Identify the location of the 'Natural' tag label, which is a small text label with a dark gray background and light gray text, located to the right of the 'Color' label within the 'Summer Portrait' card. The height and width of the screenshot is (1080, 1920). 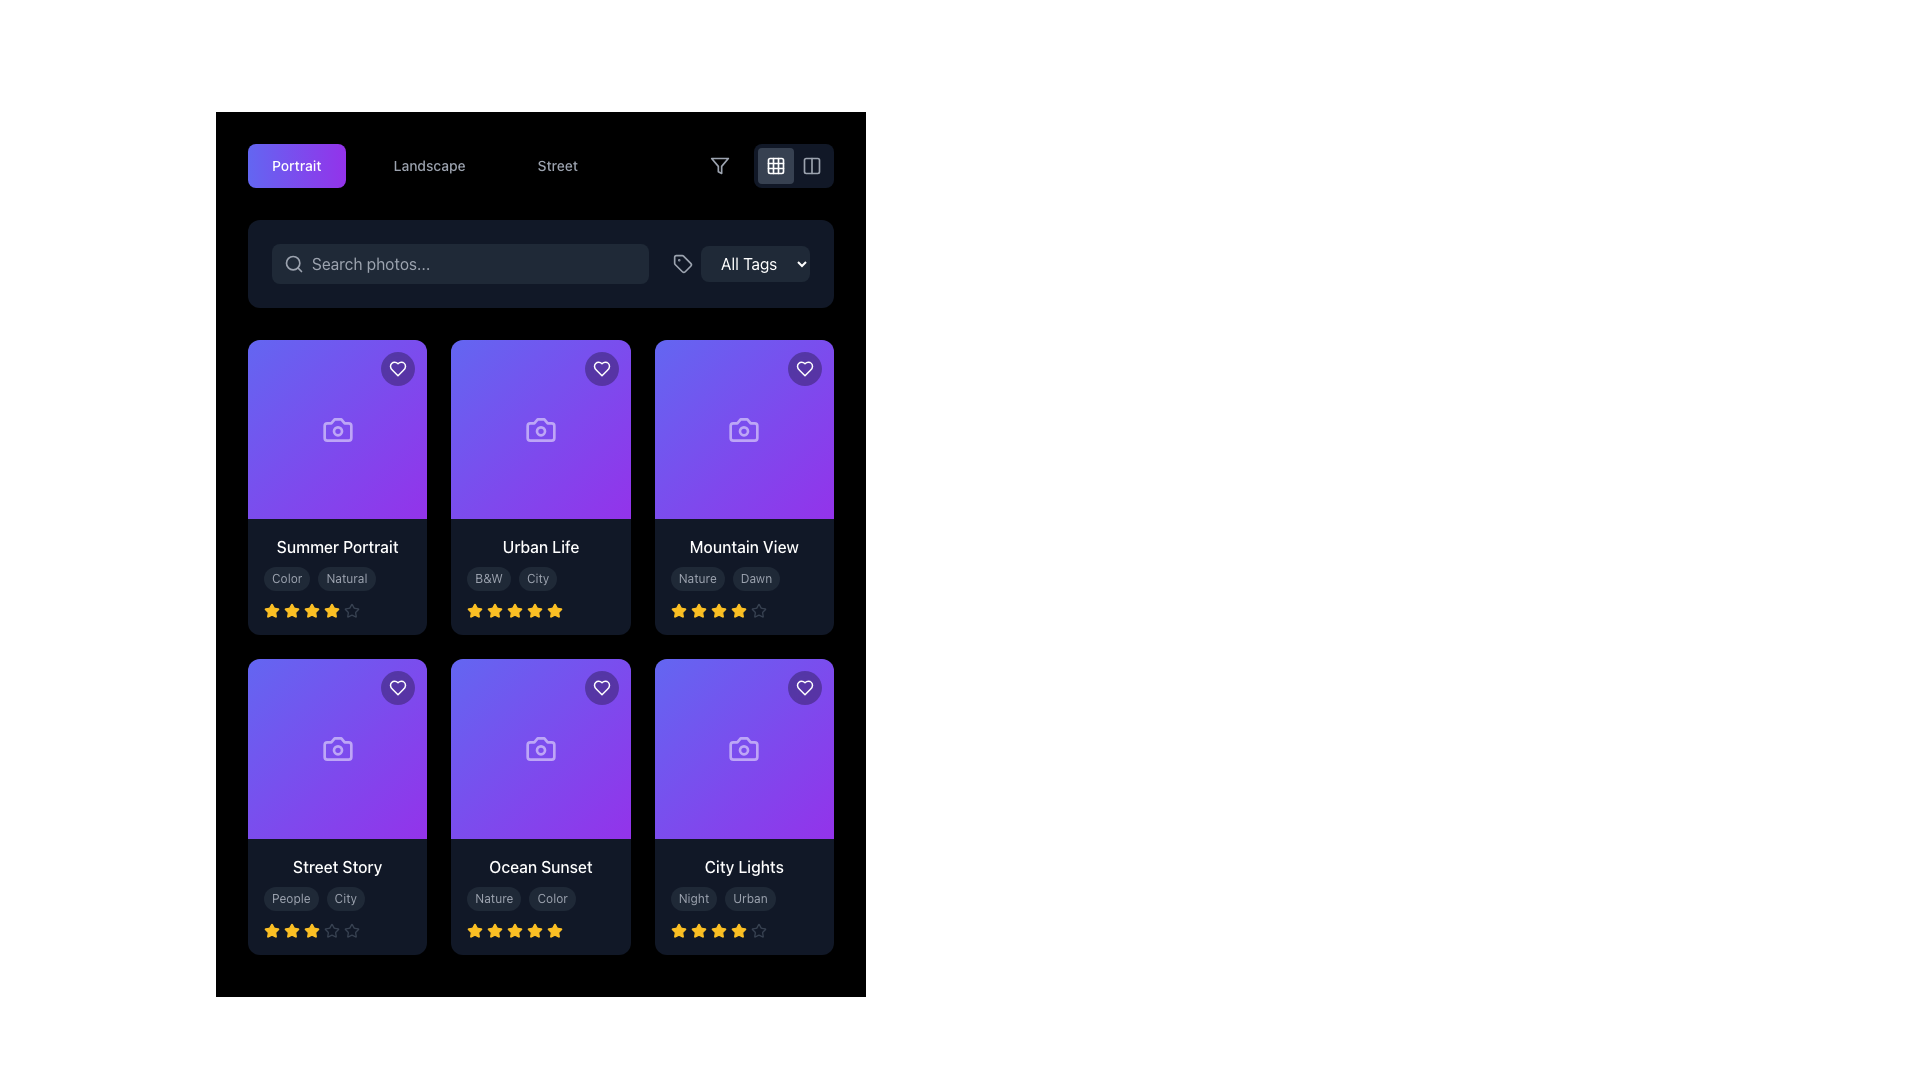
(346, 579).